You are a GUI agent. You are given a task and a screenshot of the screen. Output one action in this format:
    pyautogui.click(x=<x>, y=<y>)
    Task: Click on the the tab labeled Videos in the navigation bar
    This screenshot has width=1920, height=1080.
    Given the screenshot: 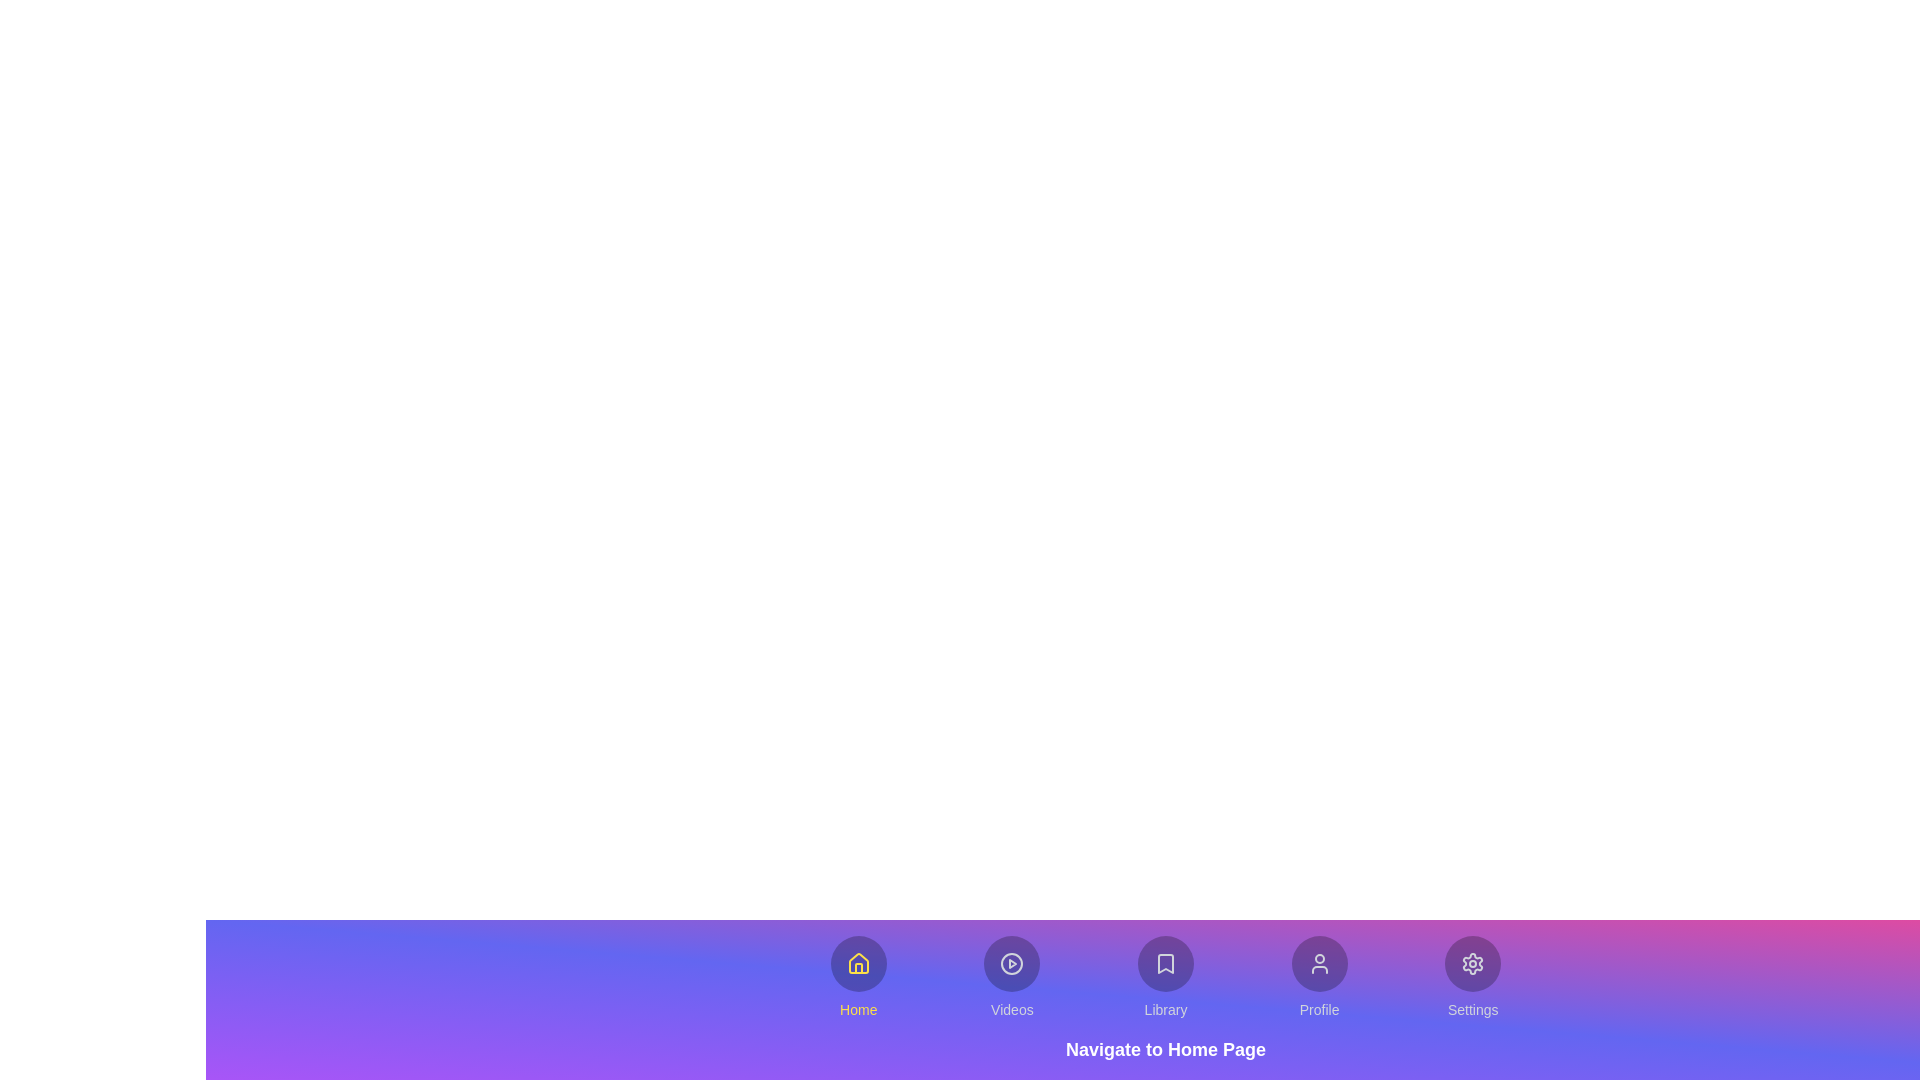 What is the action you would take?
    pyautogui.click(x=1012, y=977)
    